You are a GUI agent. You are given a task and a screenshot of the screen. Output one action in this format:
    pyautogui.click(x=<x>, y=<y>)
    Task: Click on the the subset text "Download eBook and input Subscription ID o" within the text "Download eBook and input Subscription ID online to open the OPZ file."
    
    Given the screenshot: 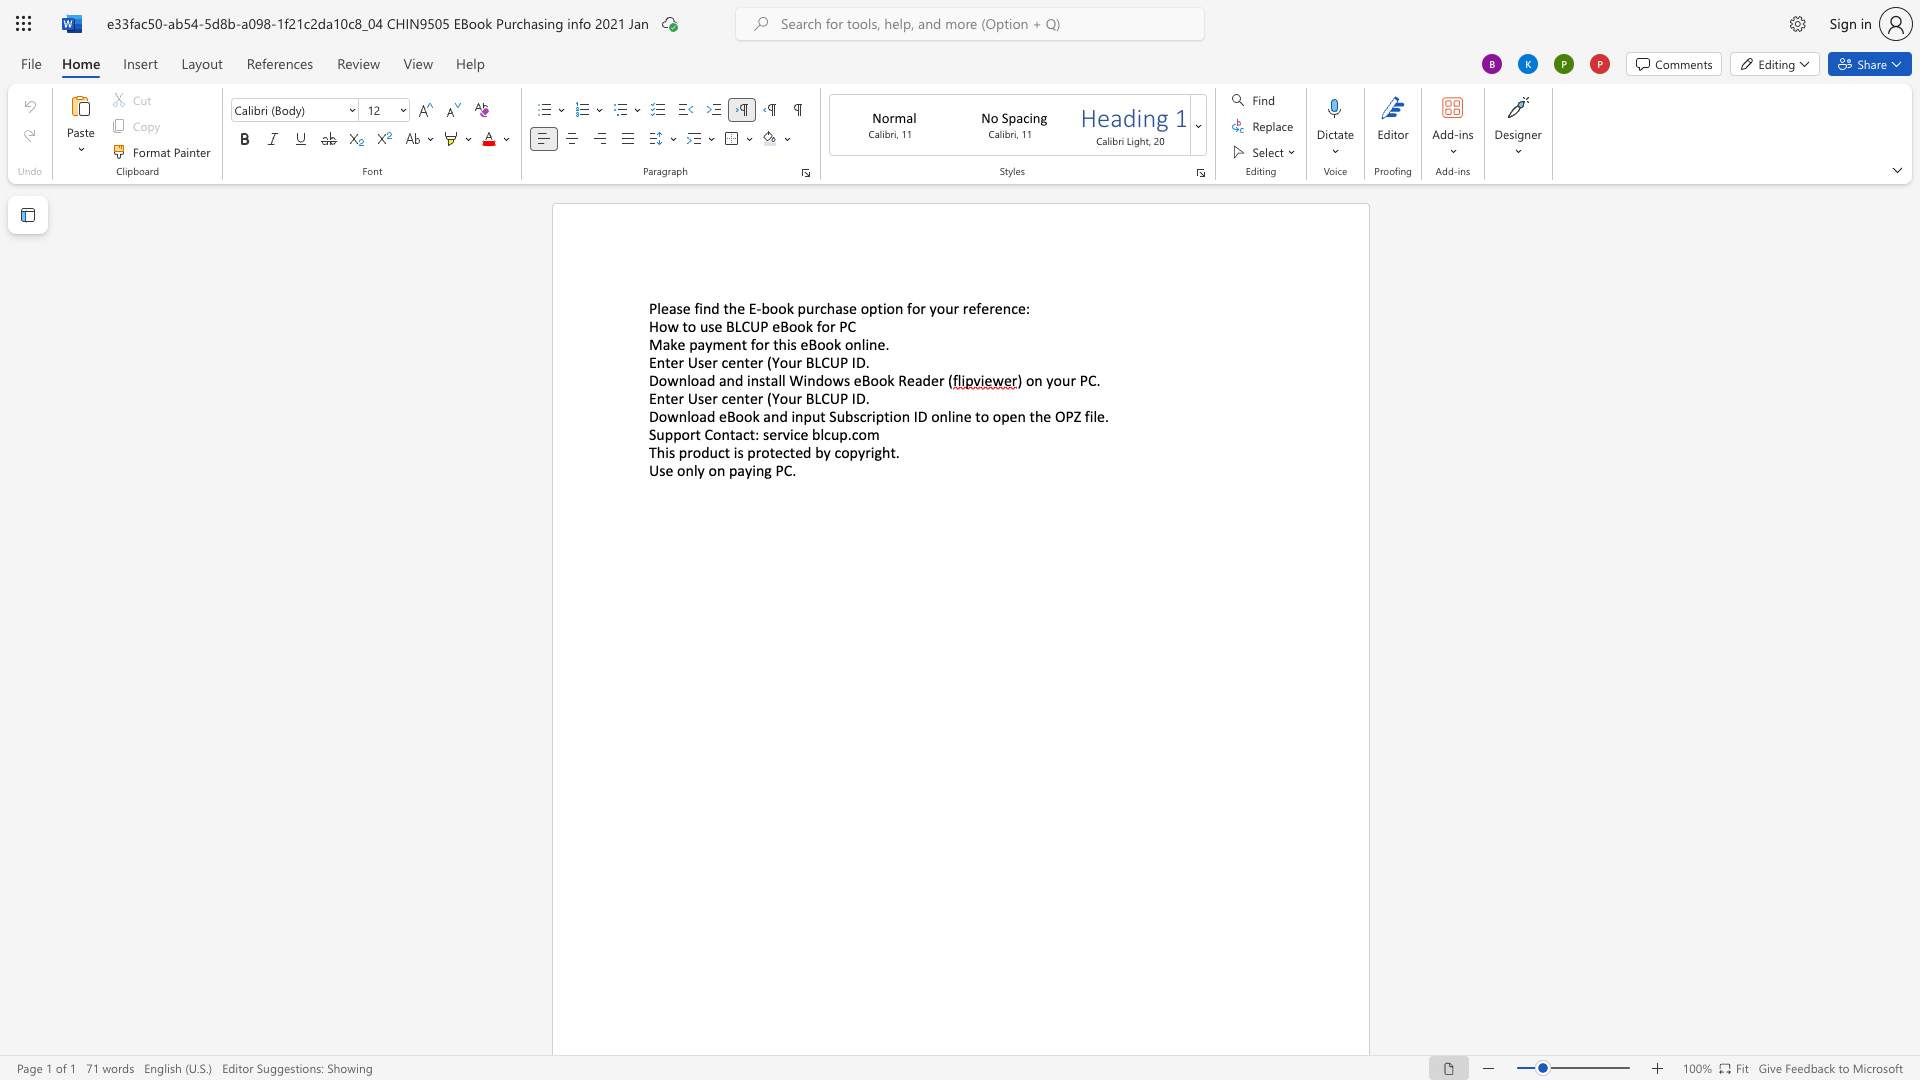 What is the action you would take?
    pyautogui.click(x=648, y=415)
    